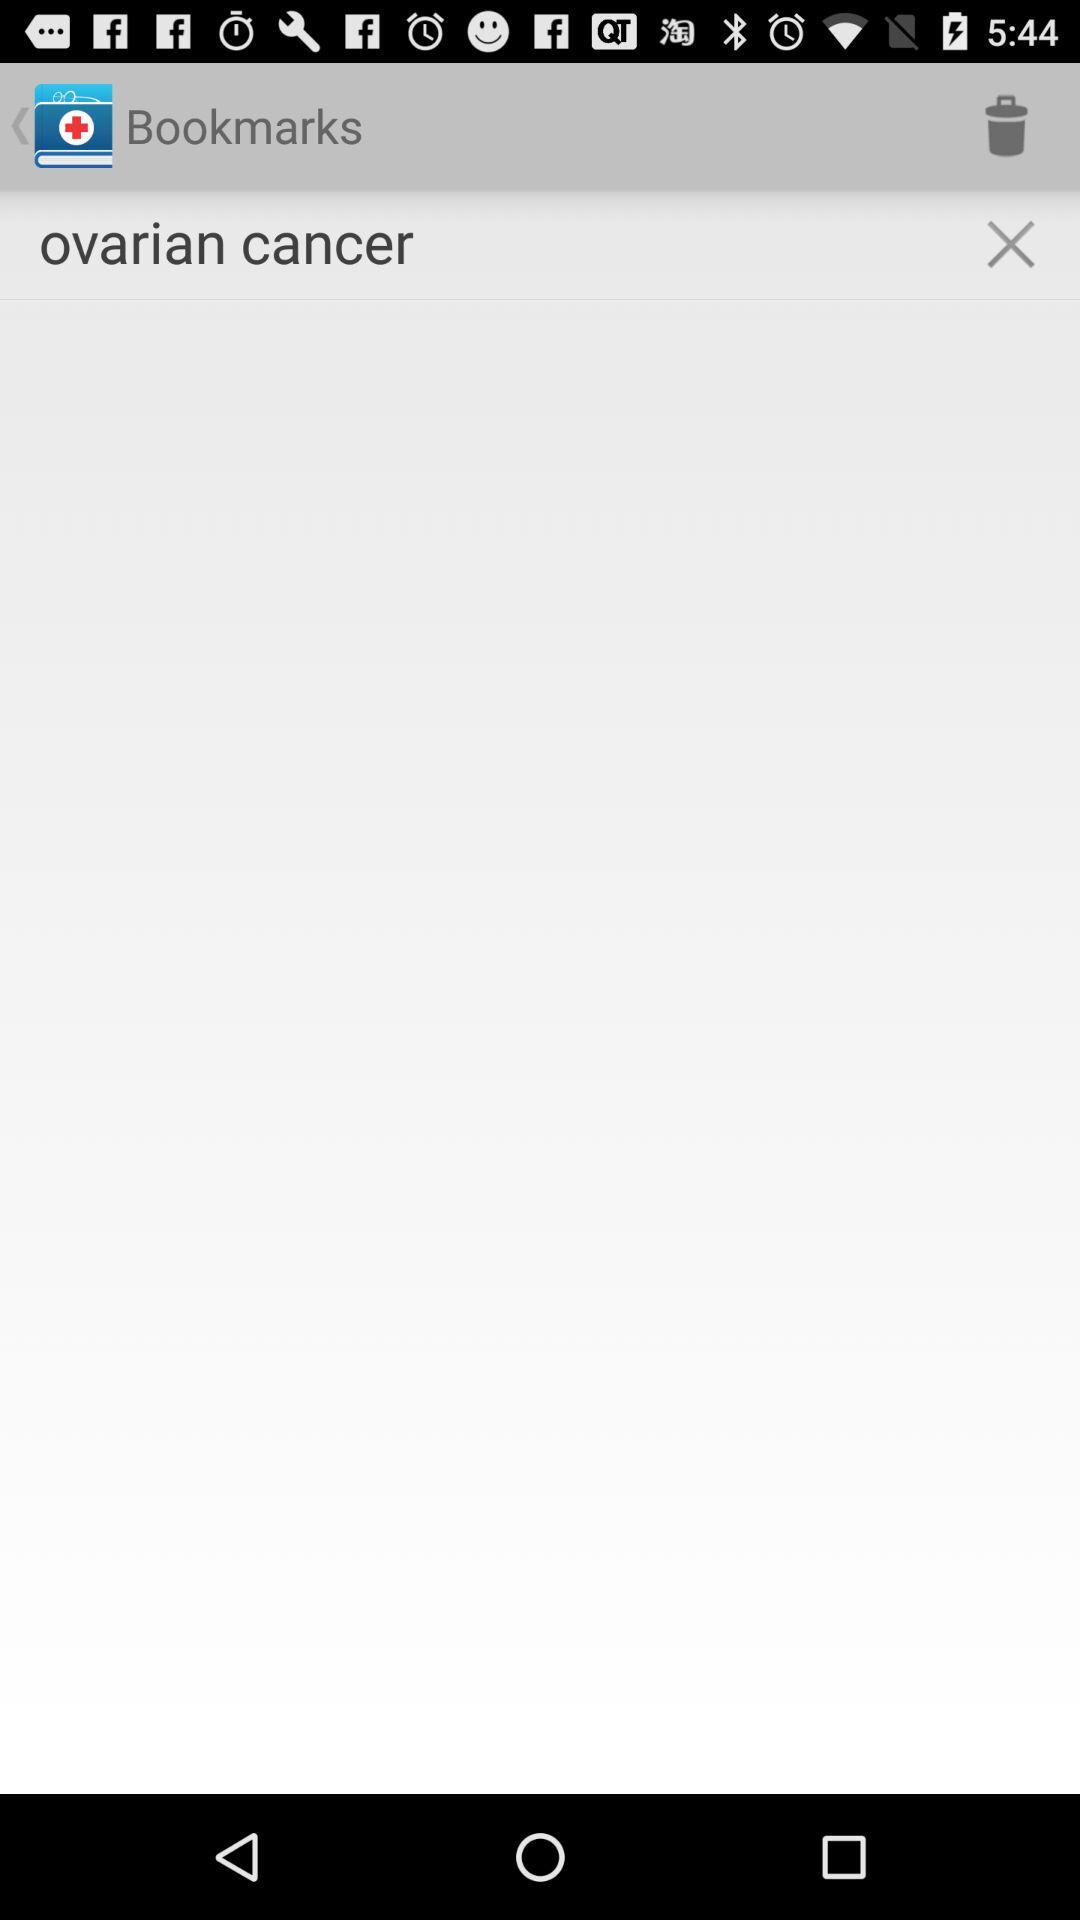  What do you see at coordinates (1006, 124) in the screenshot?
I see `icon next to ovarian cancer icon` at bounding box center [1006, 124].